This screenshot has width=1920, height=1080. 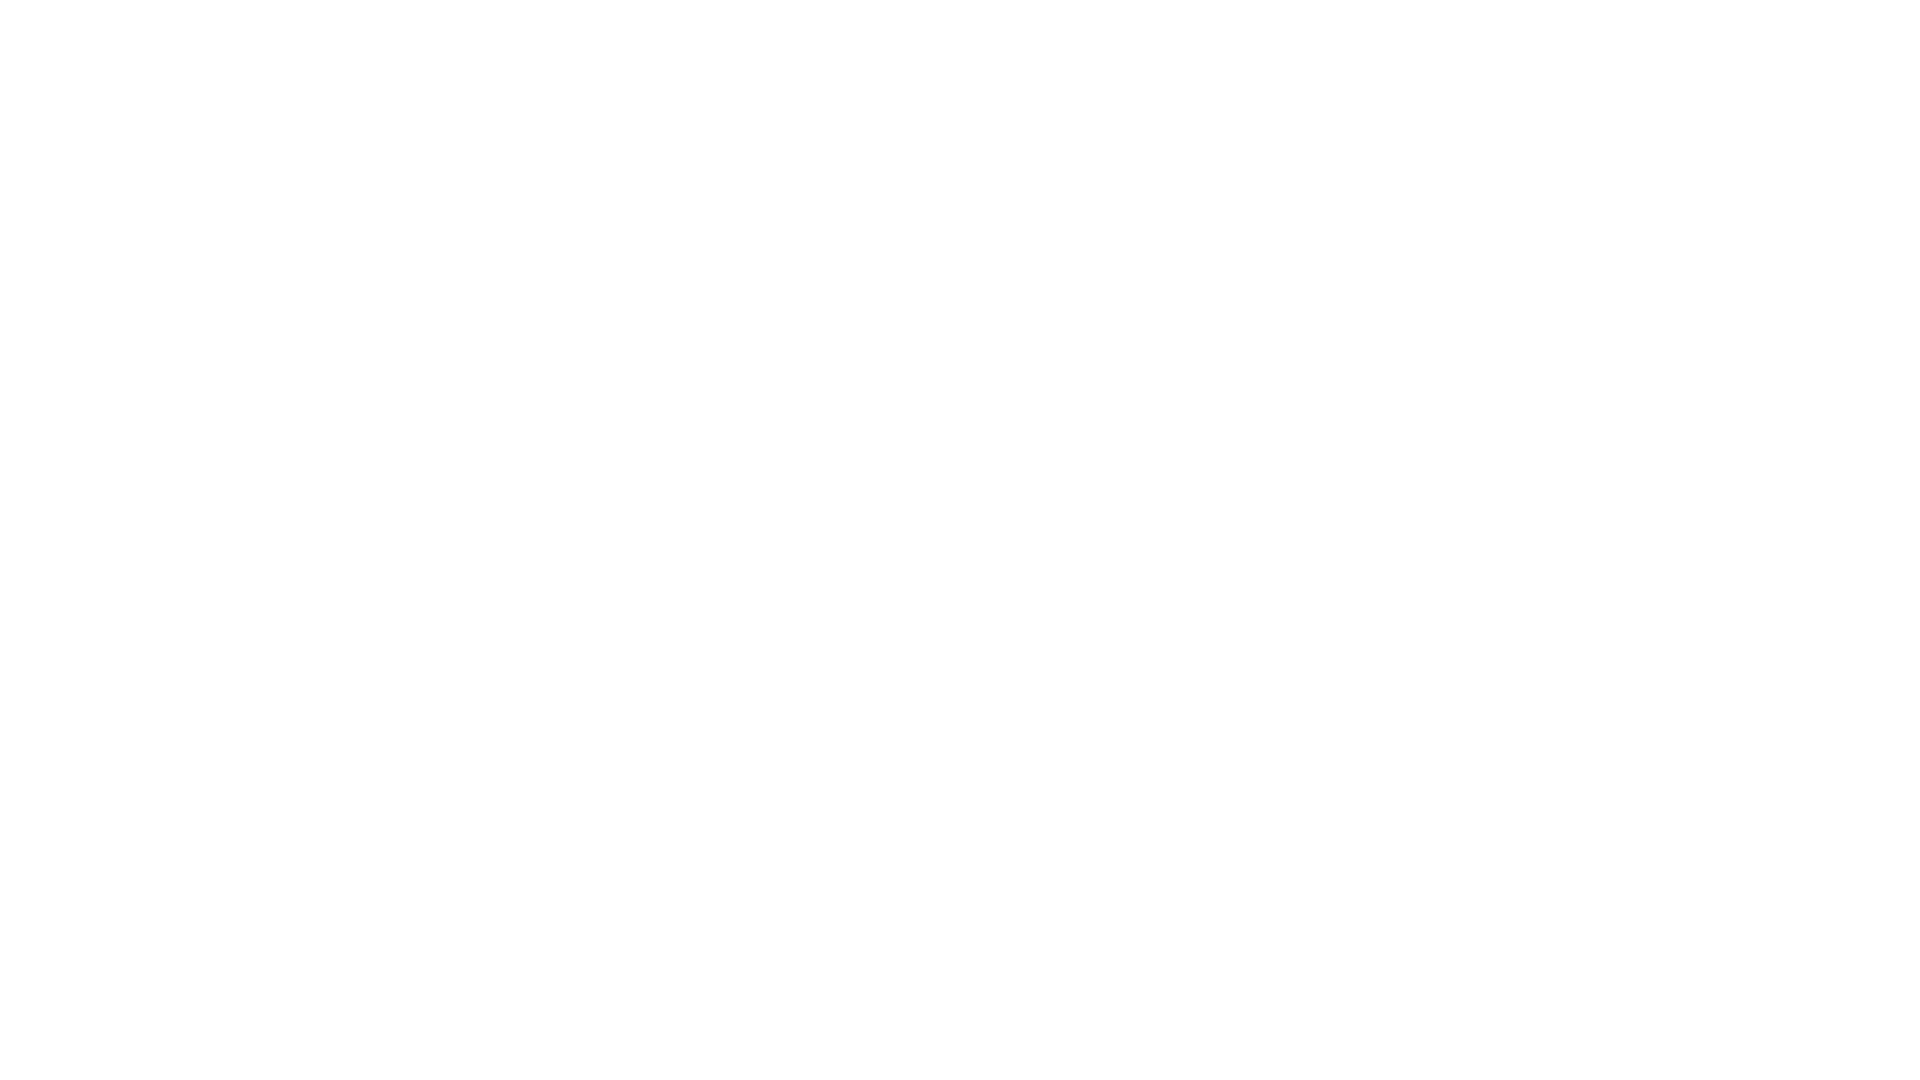 What do you see at coordinates (1621, 260) in the screenshot?
I see `Hui Xiao` at bounding box center [1621, 260].